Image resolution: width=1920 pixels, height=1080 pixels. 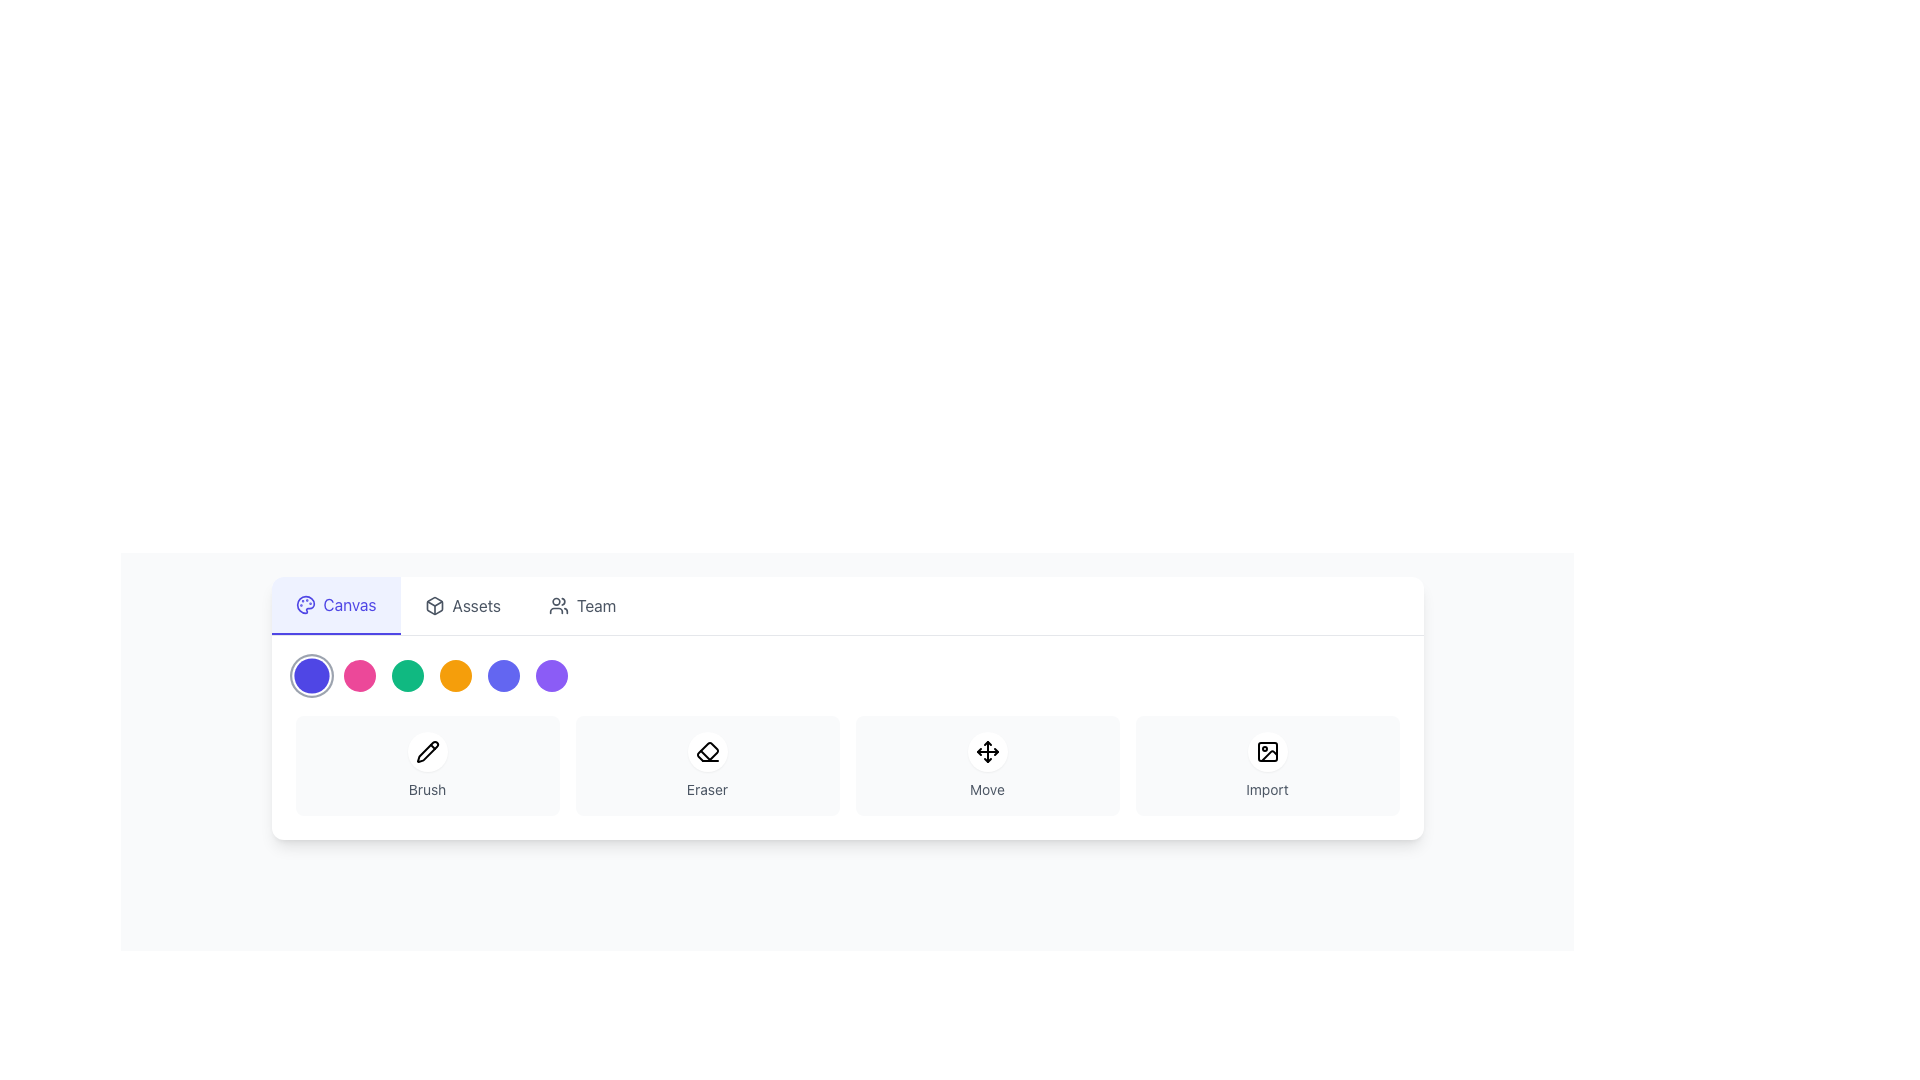 I want to click on the SVG rectangle element located in the bottom-right section of the icon strip, so click(x=1266, y=752).